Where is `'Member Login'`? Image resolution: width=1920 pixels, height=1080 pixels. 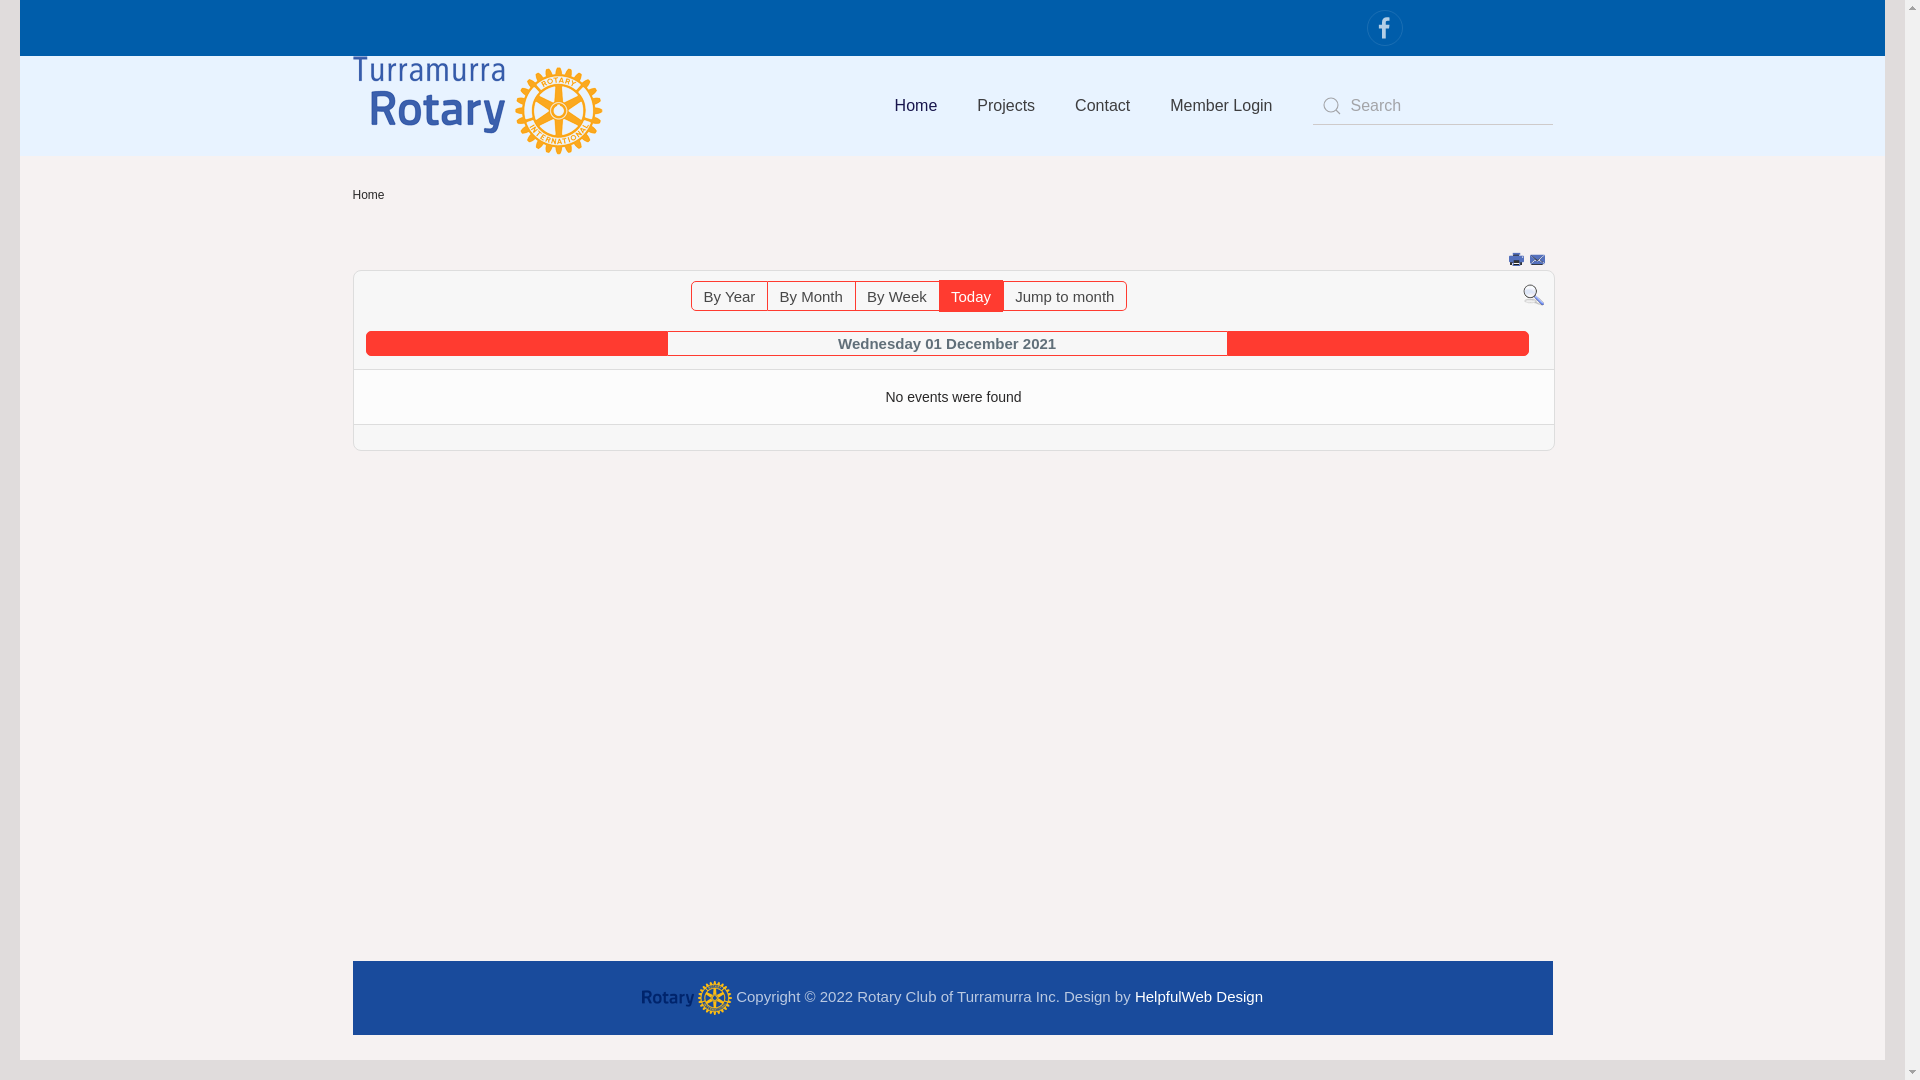
'Member Login' is located at coordinates (1150, 105).